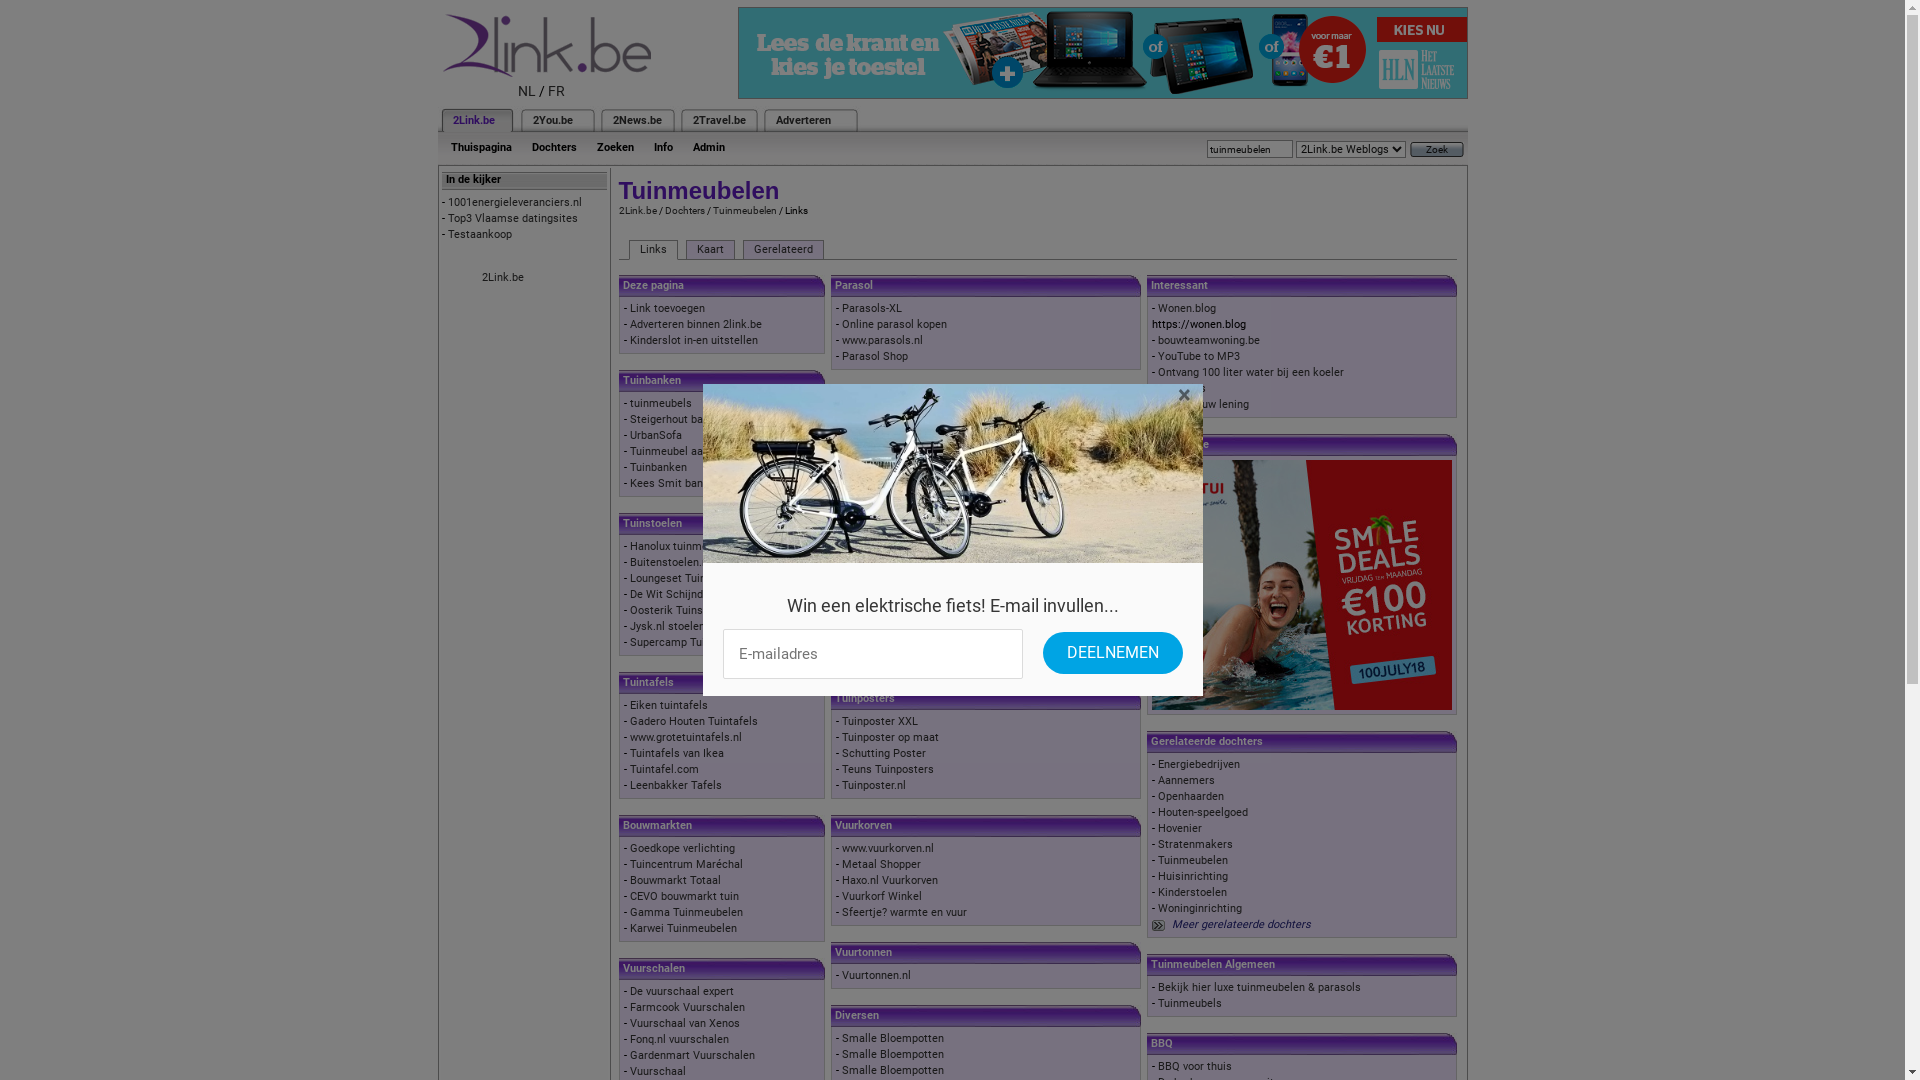 The width and height of the screenshot is (1920, 1080). What do you see at coordinates (685, 546) in the screenshot?
I see `'Hanolux tuinmeubelen'` at bounding box center [685, 546].